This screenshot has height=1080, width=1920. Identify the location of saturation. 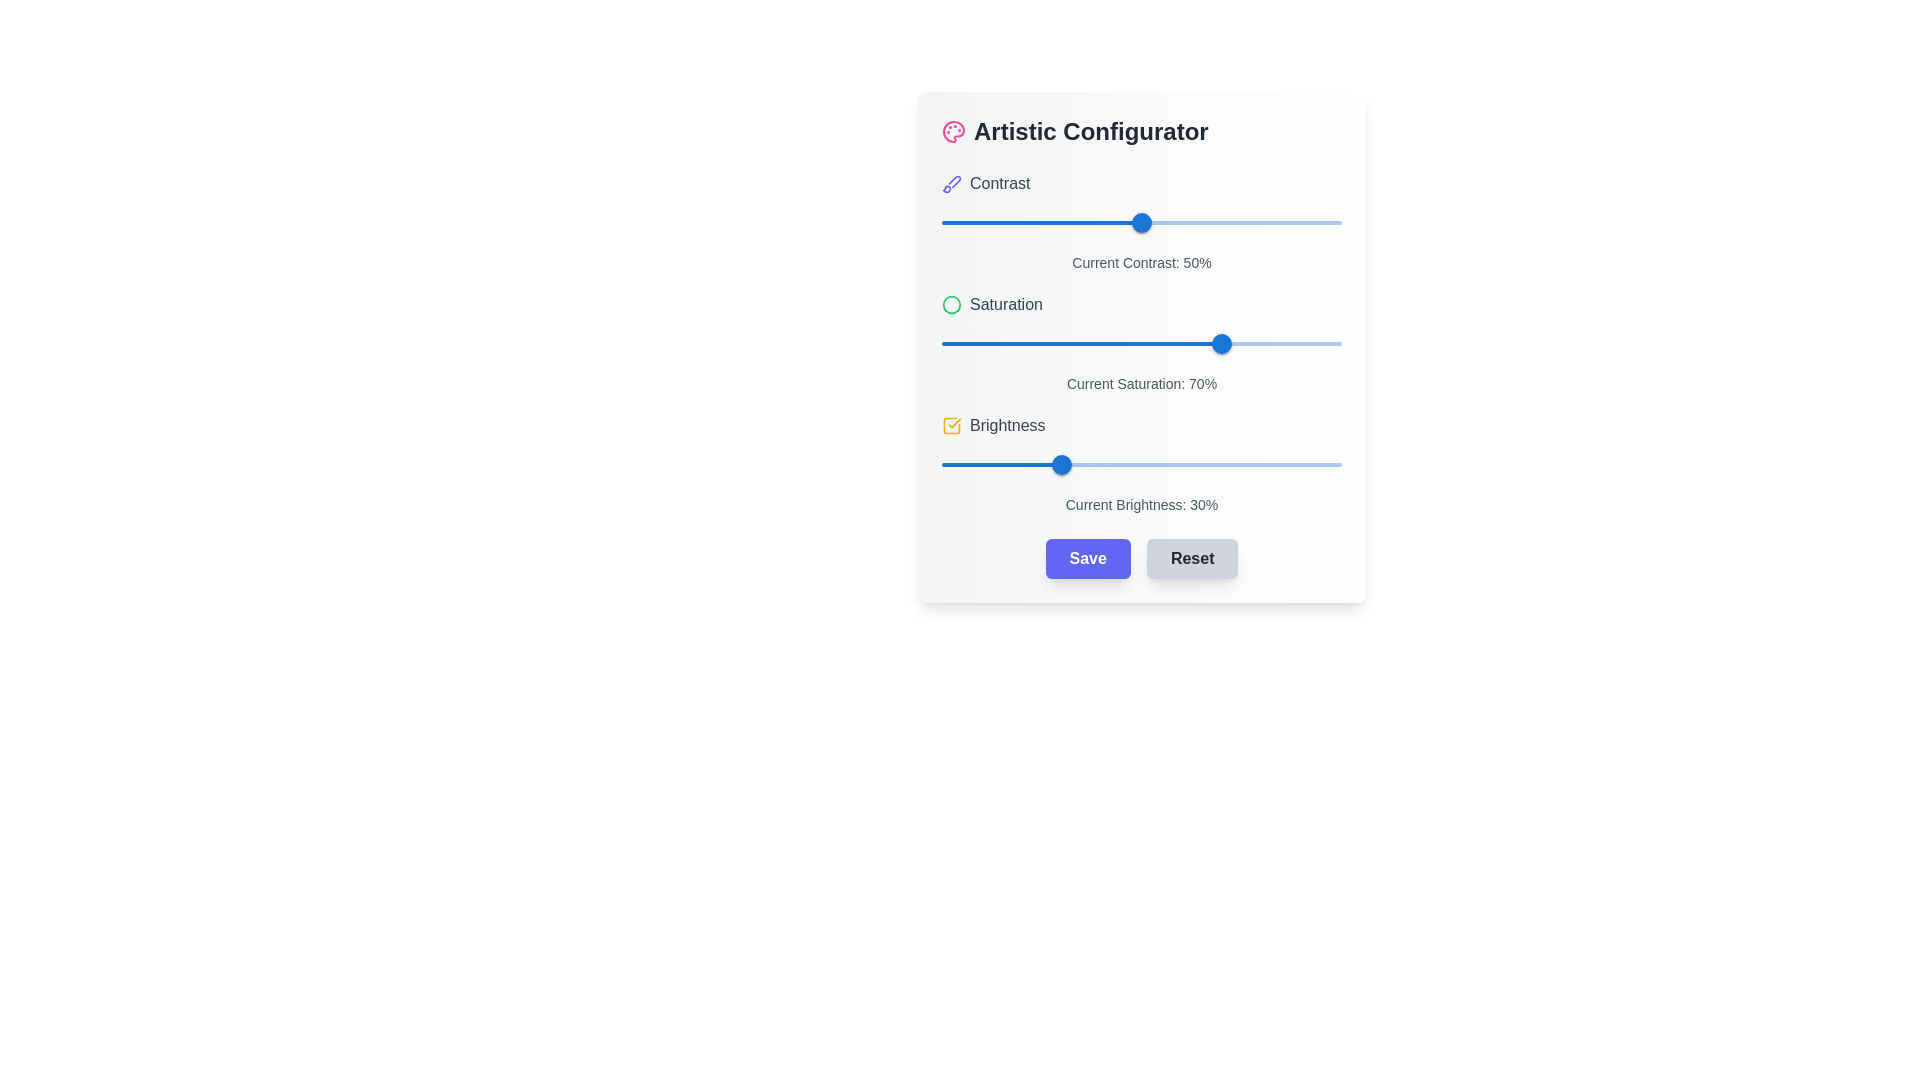
(1222, 342).